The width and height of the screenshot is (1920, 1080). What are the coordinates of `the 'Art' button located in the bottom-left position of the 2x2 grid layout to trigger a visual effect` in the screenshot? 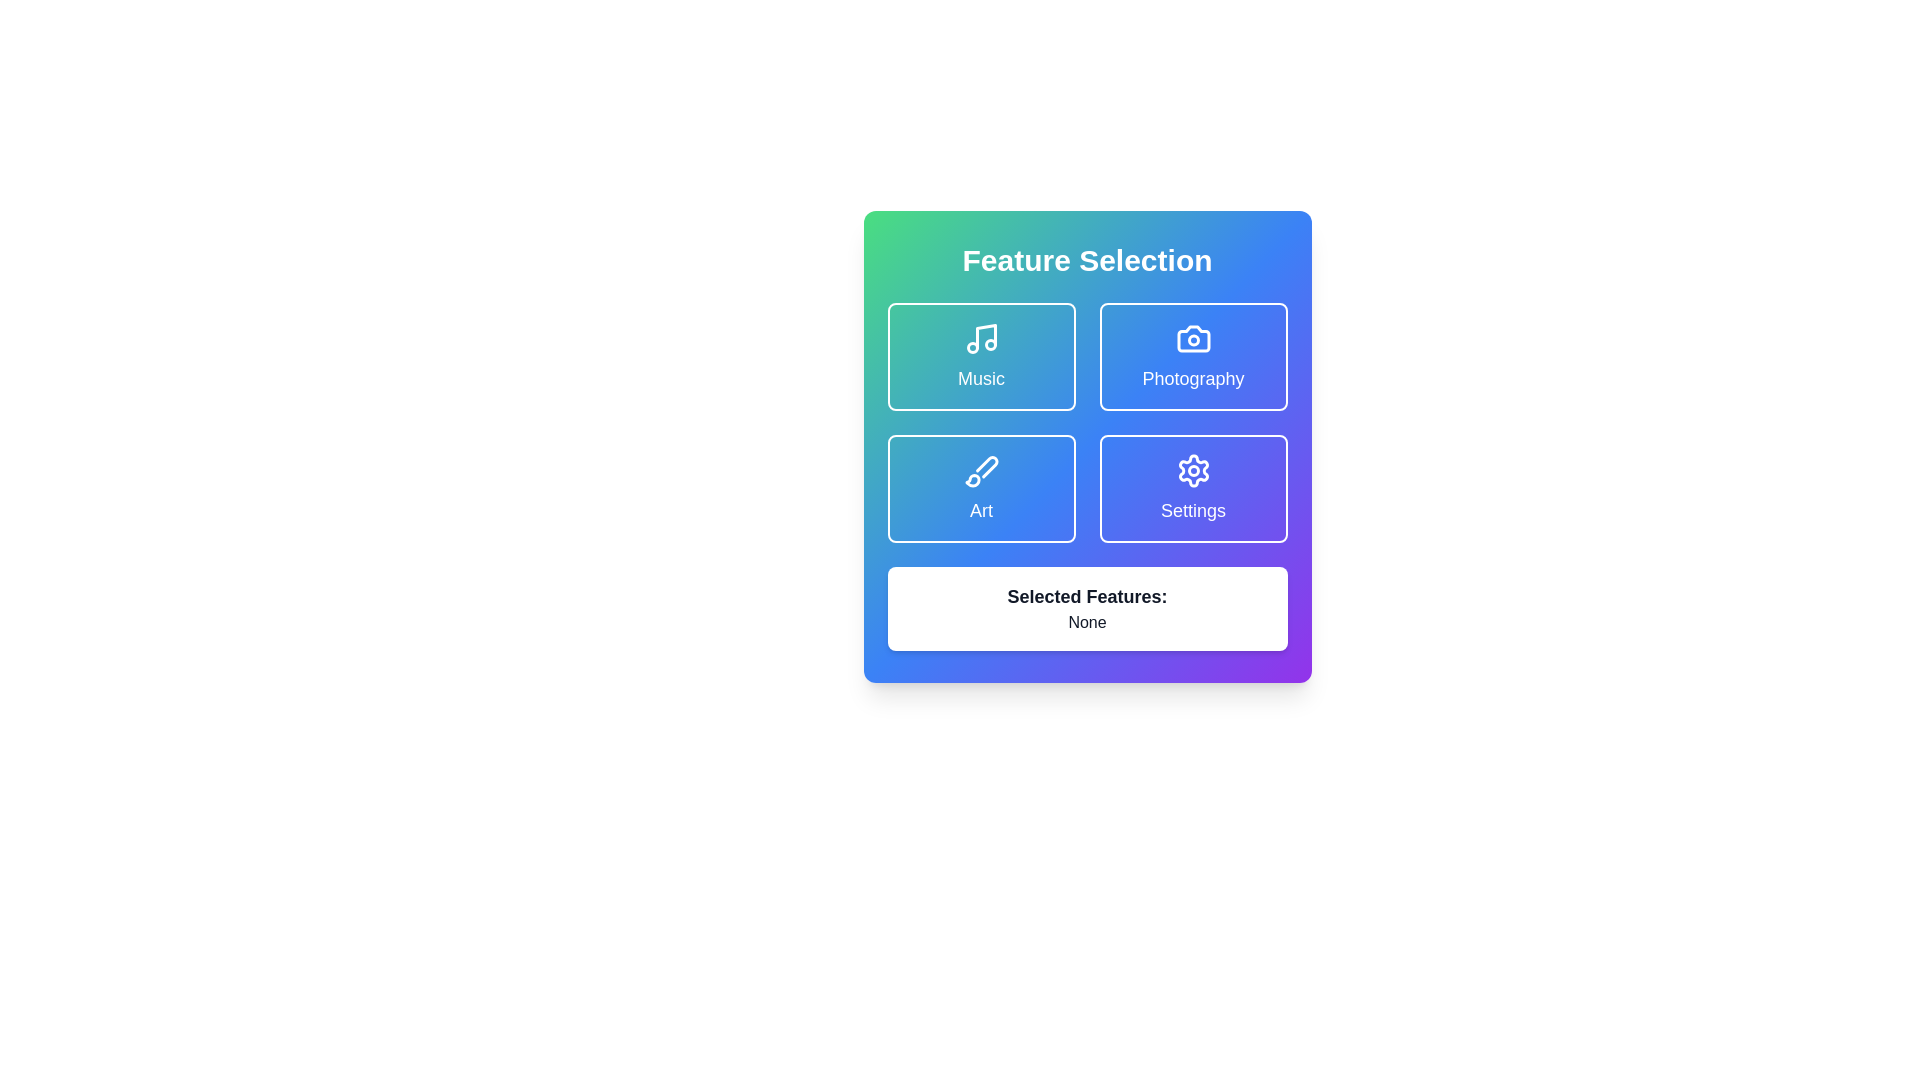 It's located at (981, 489).